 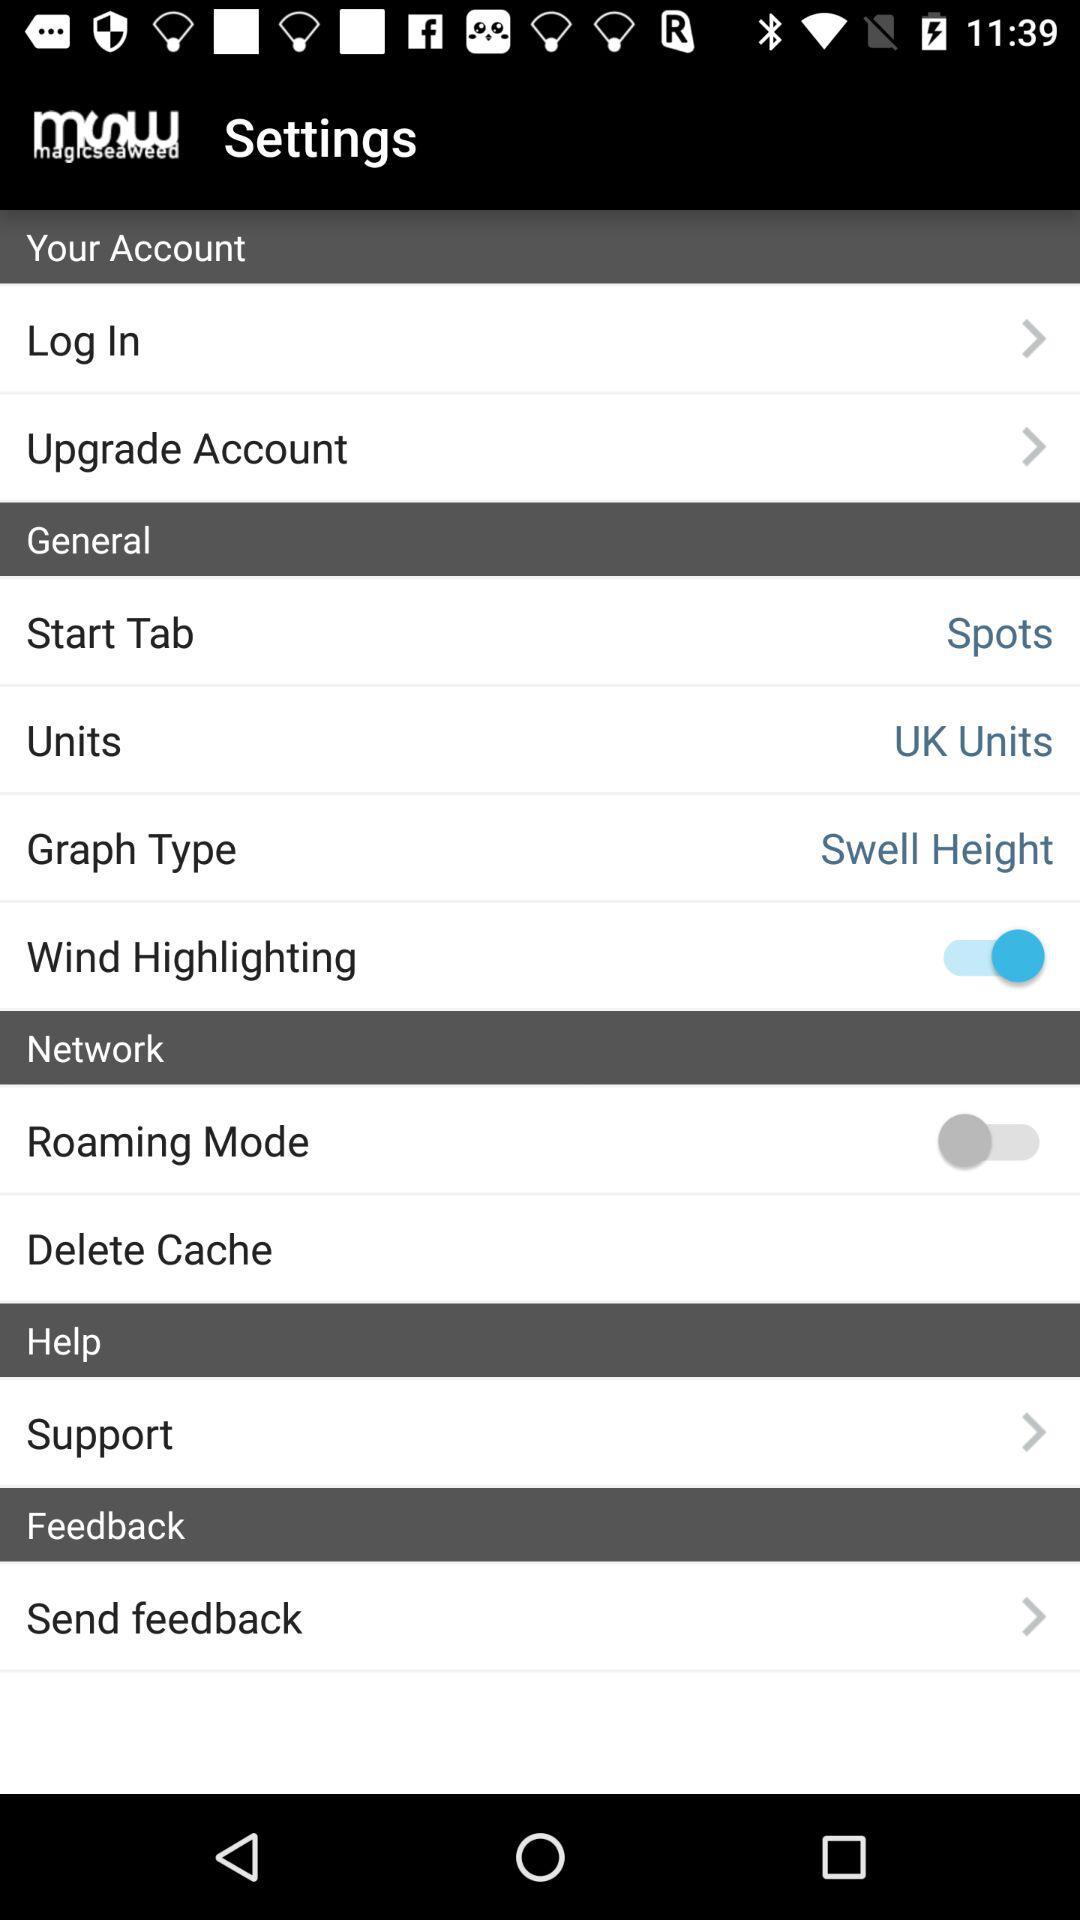 What do you see at coordinates (1033, 445) in the screenshot?
I see `the second next symbol from the top` at bounding box center [1033, 445].